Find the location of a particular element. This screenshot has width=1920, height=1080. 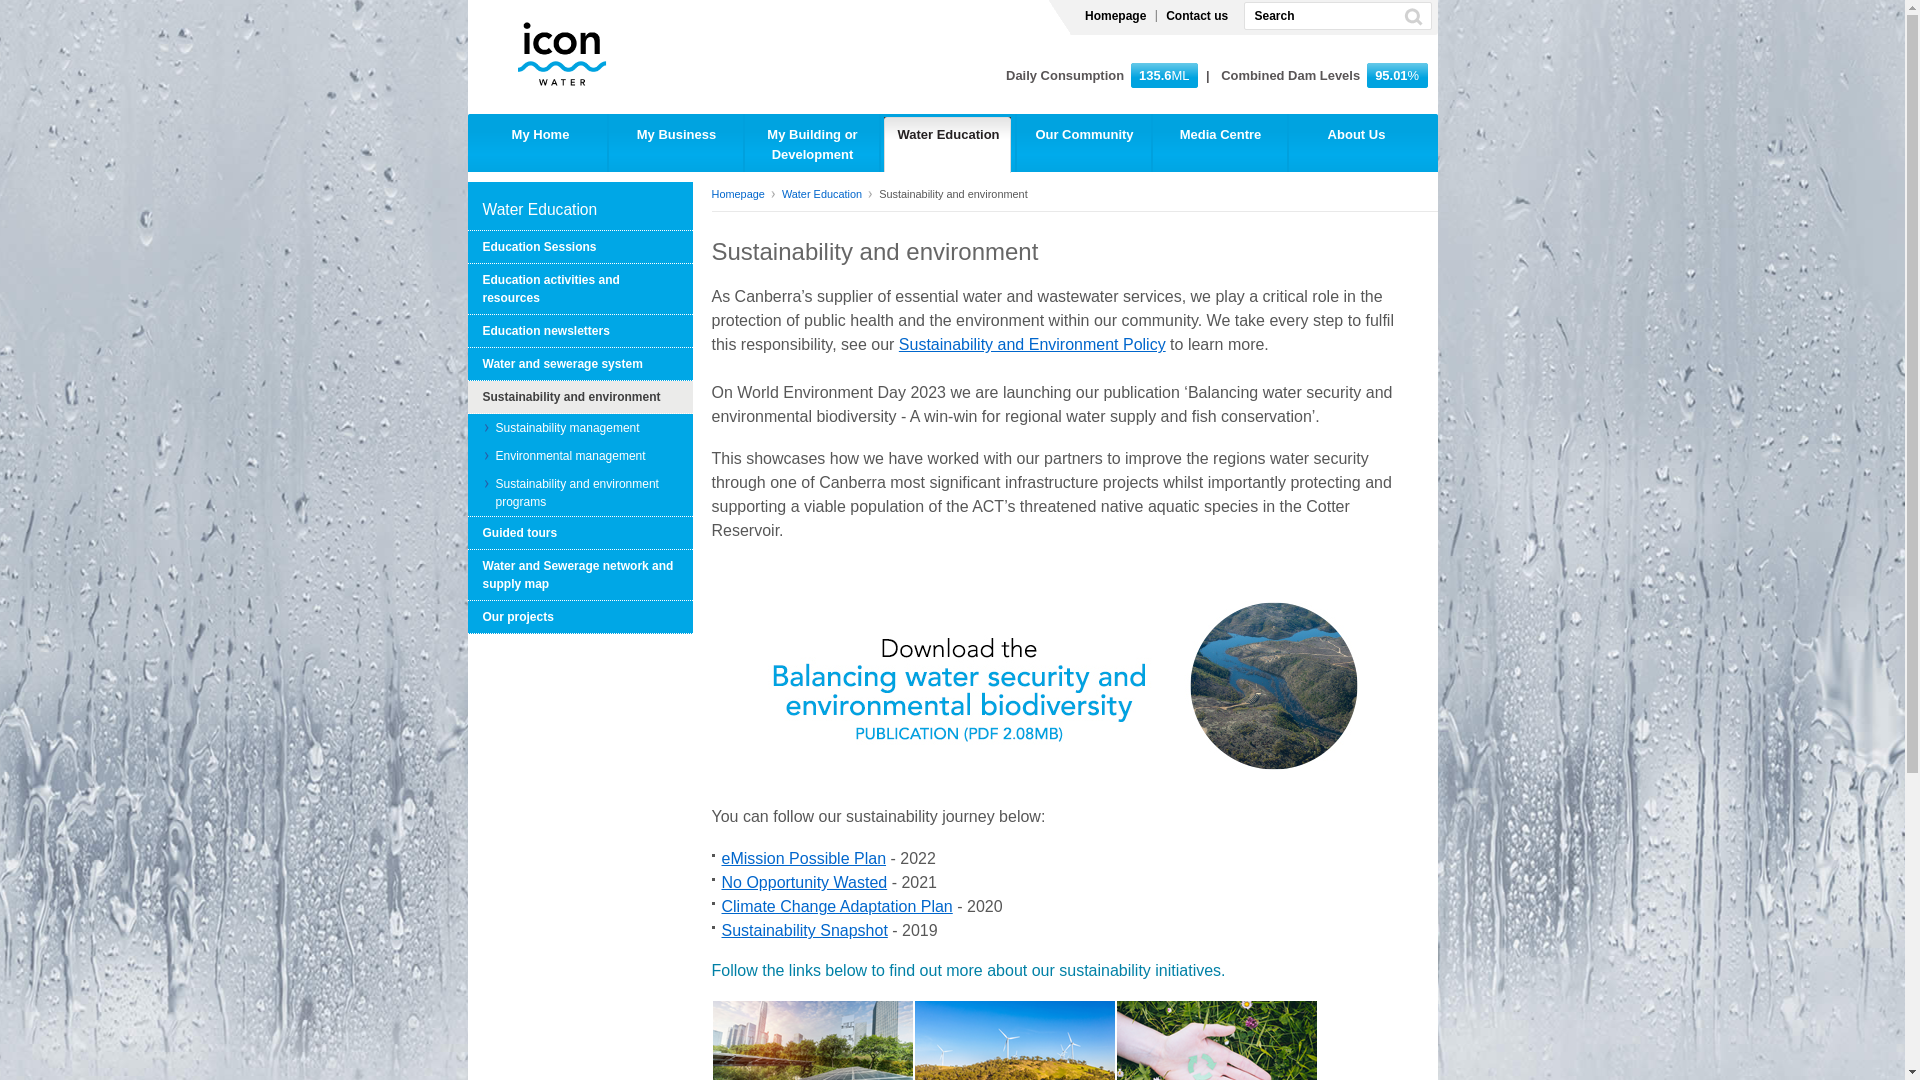

'Sustainability and environment programs' is located at coordinates (579, 493).